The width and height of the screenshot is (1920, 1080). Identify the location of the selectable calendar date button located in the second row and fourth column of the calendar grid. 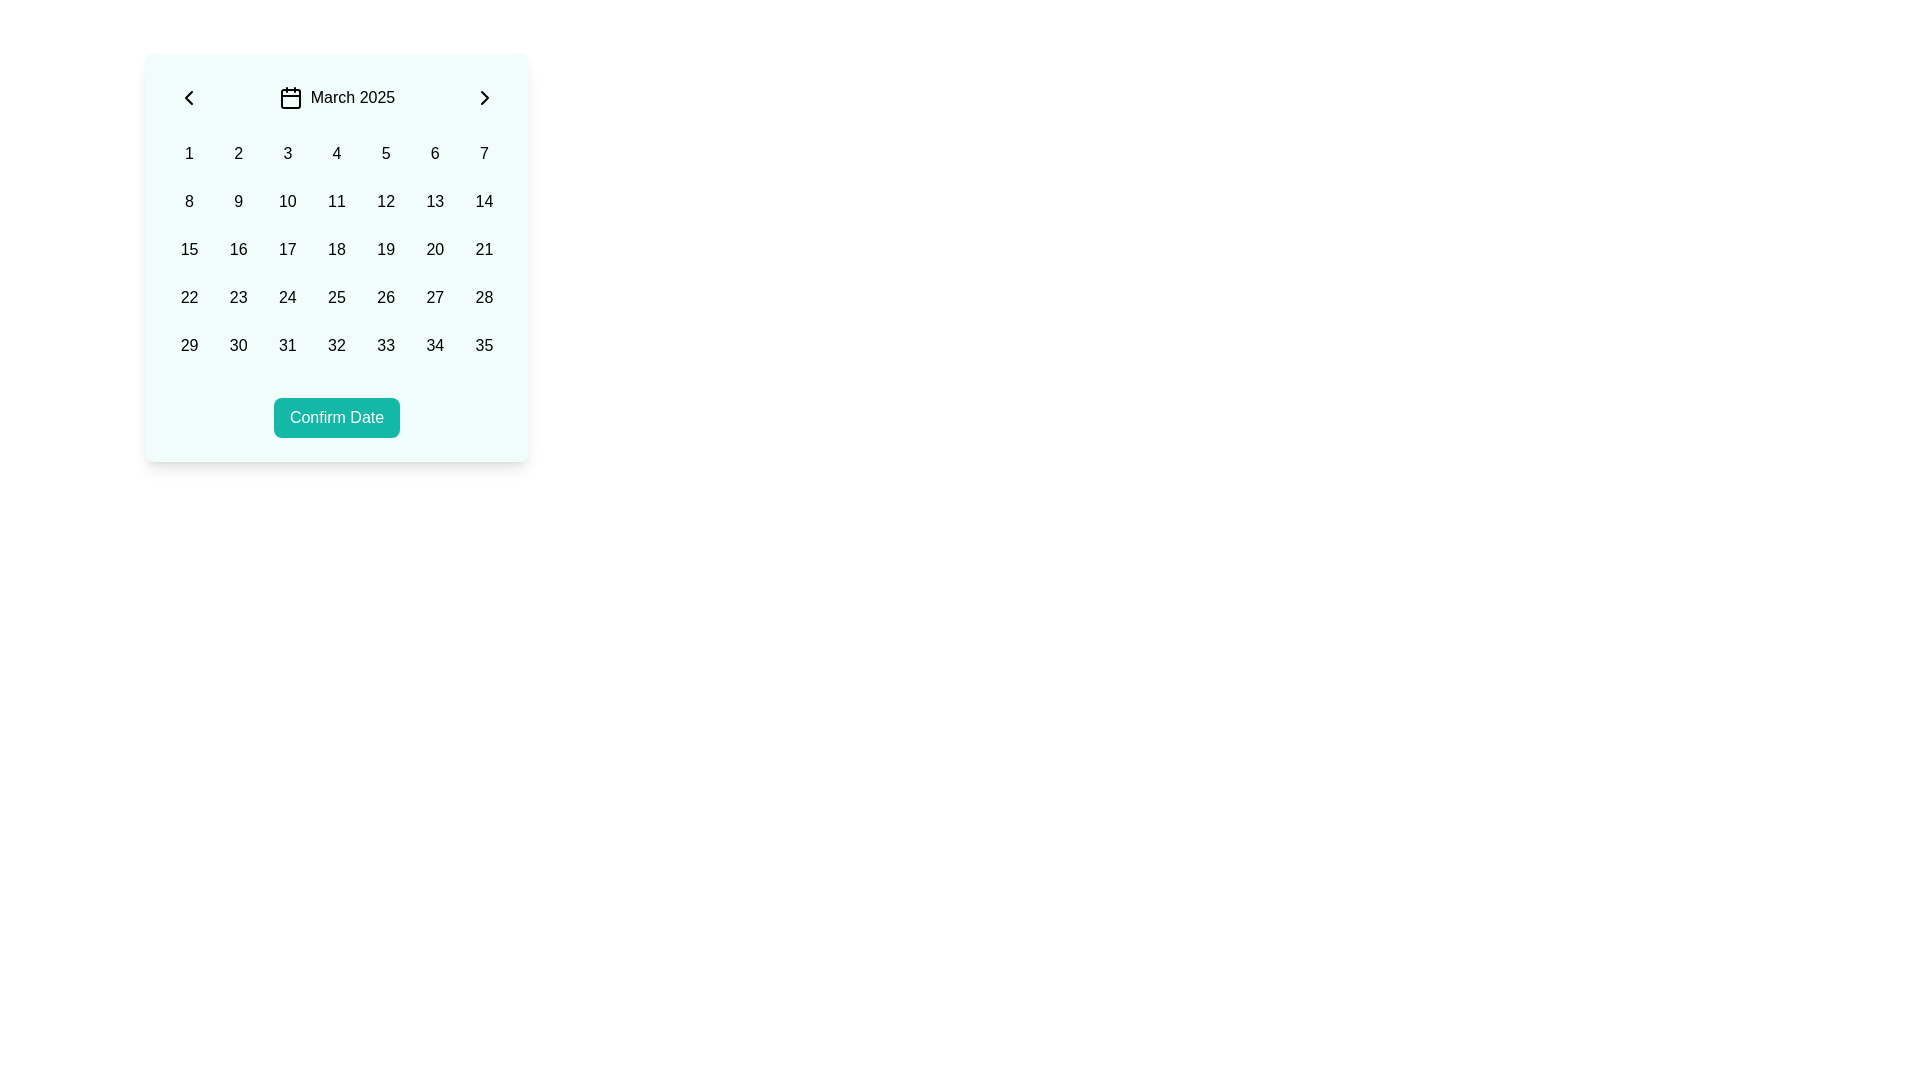
(336, 201).